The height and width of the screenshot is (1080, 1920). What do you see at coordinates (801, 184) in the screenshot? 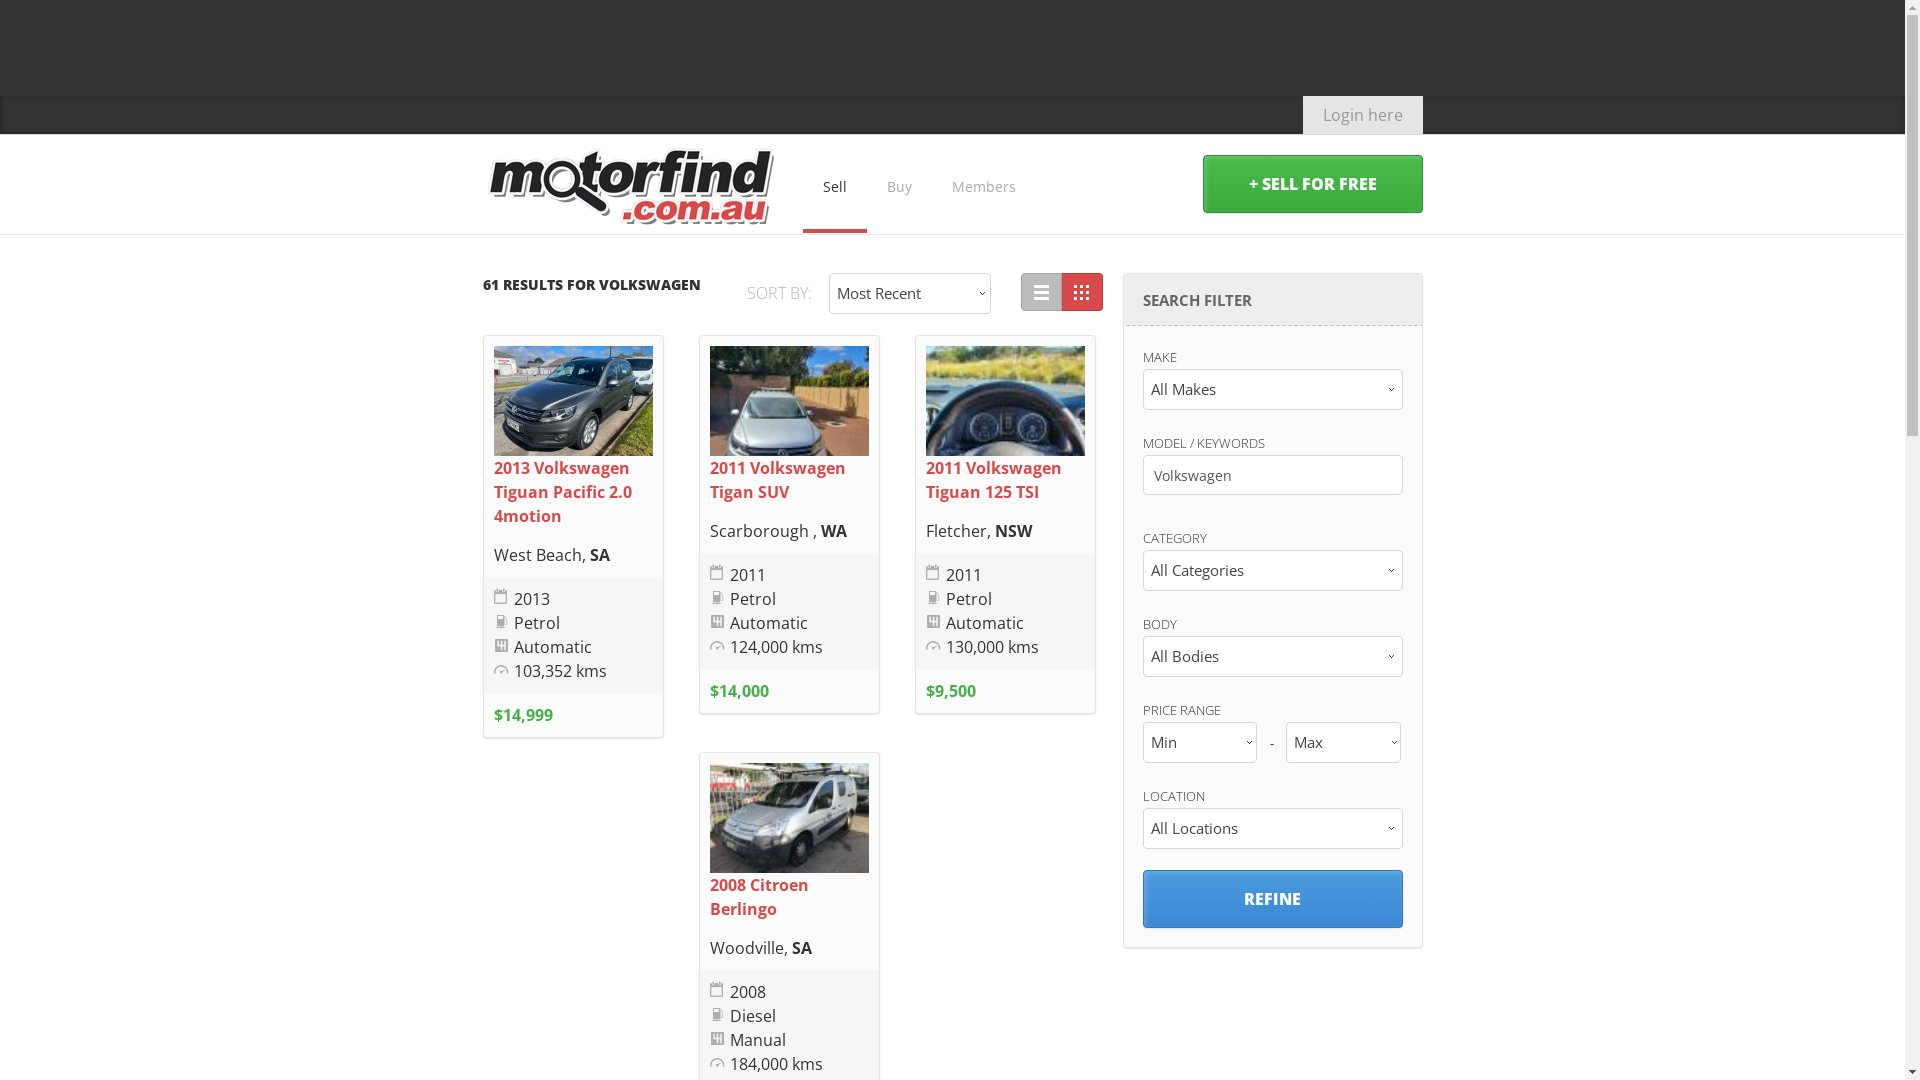
I see `'Sell'` at bounding box center [801, 184].